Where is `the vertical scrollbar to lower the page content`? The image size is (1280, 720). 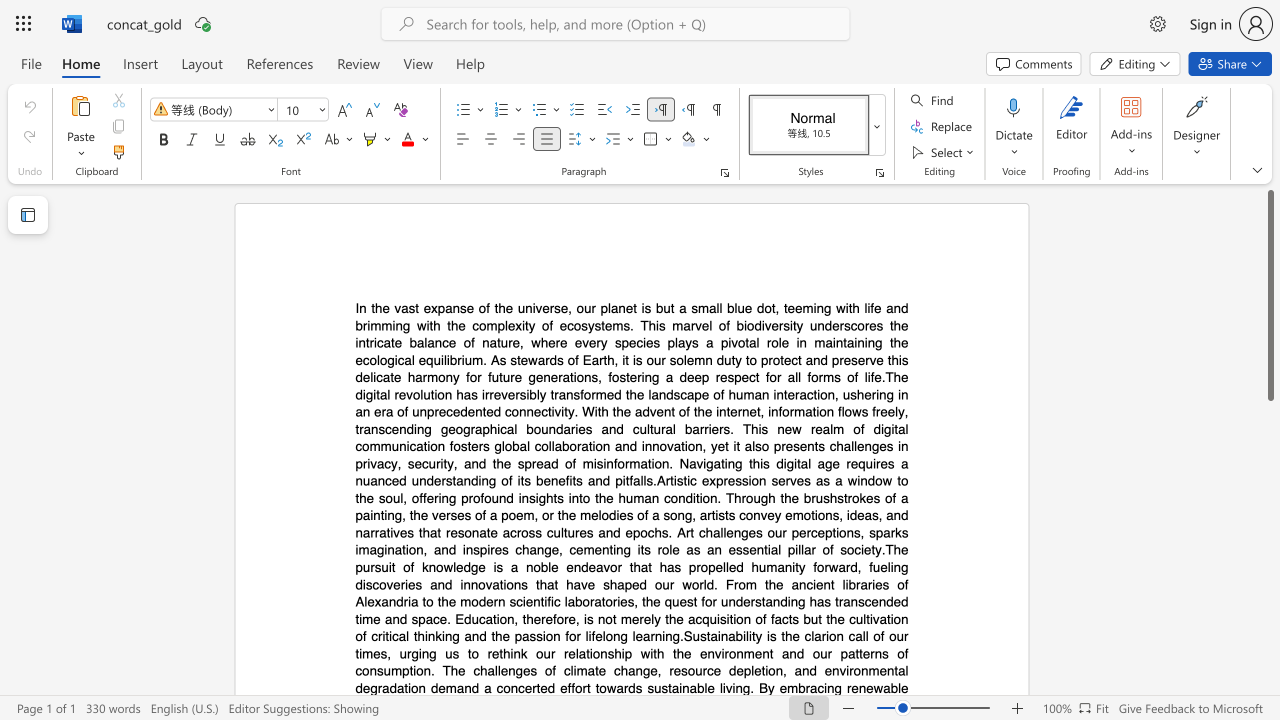 the vertical scrollbar to lower the page content is located at coordinates (1269, 438).